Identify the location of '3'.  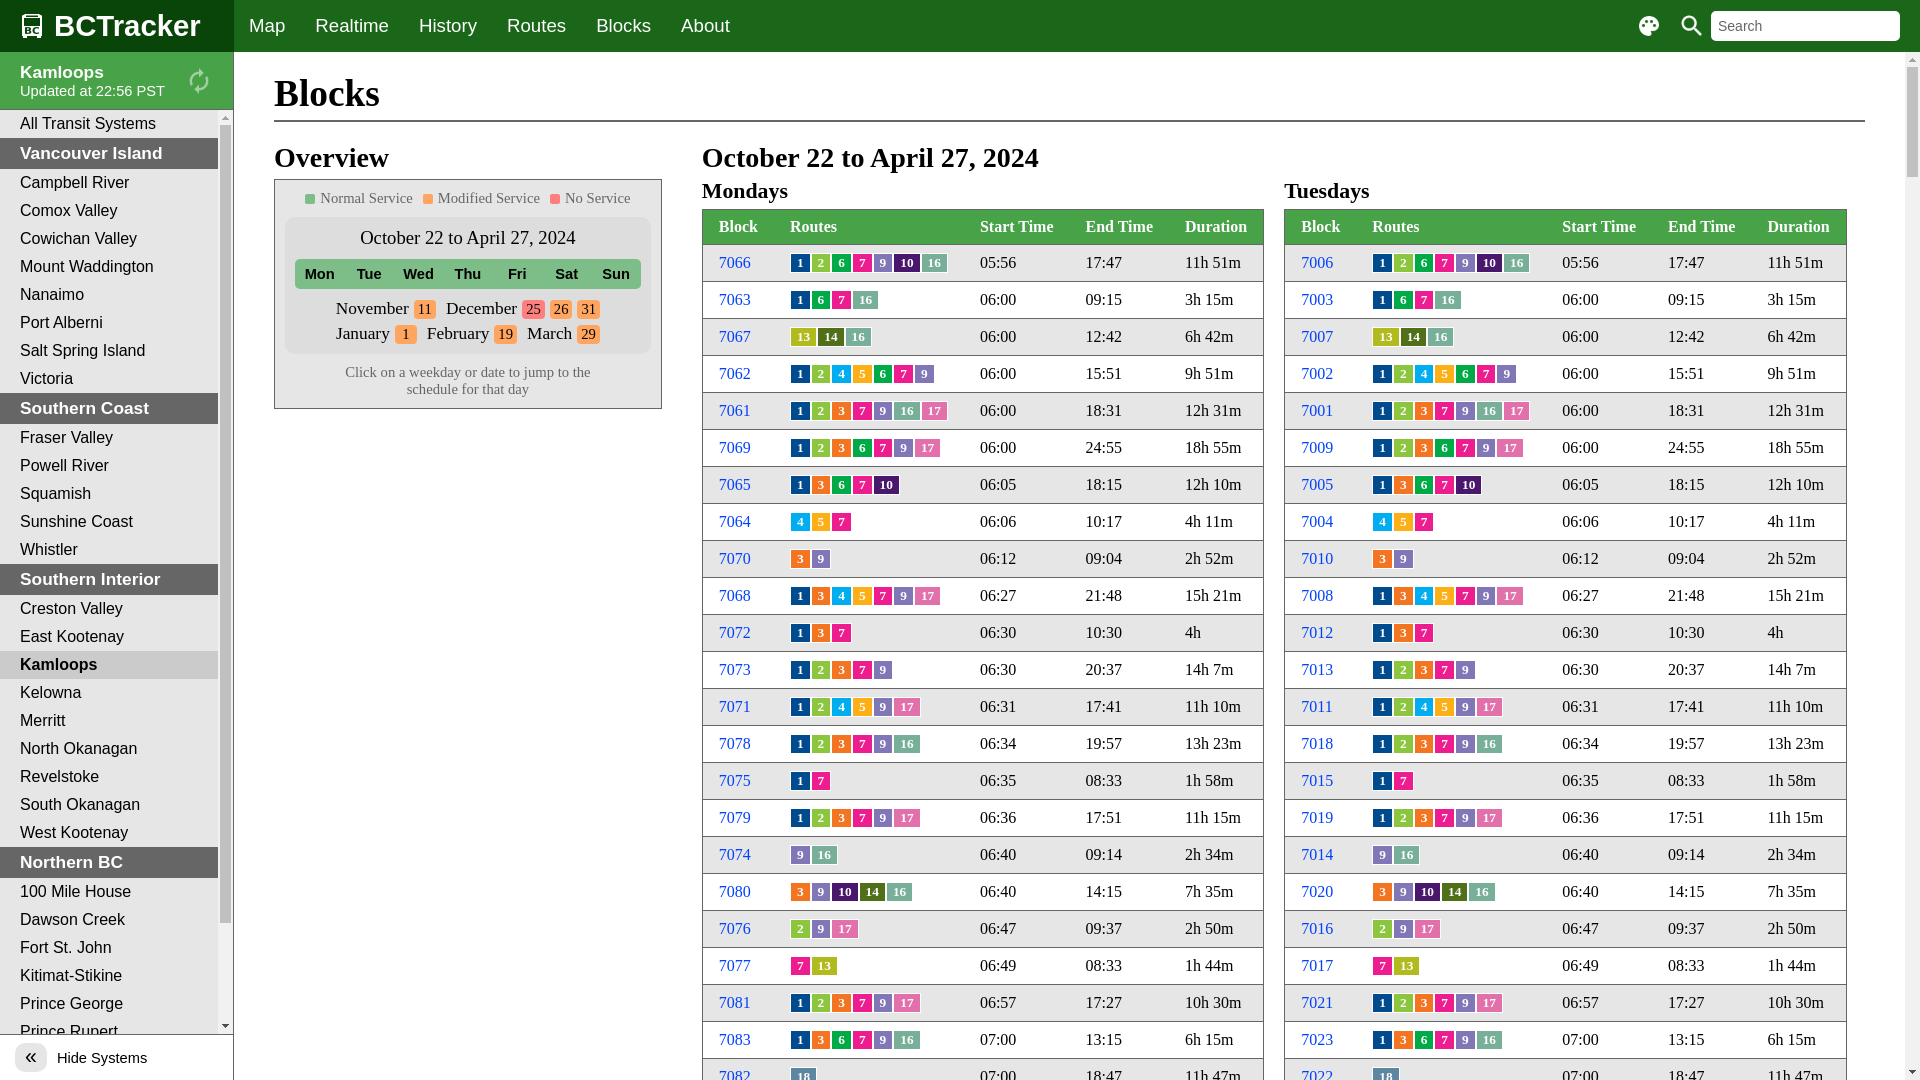
(1423, 446).